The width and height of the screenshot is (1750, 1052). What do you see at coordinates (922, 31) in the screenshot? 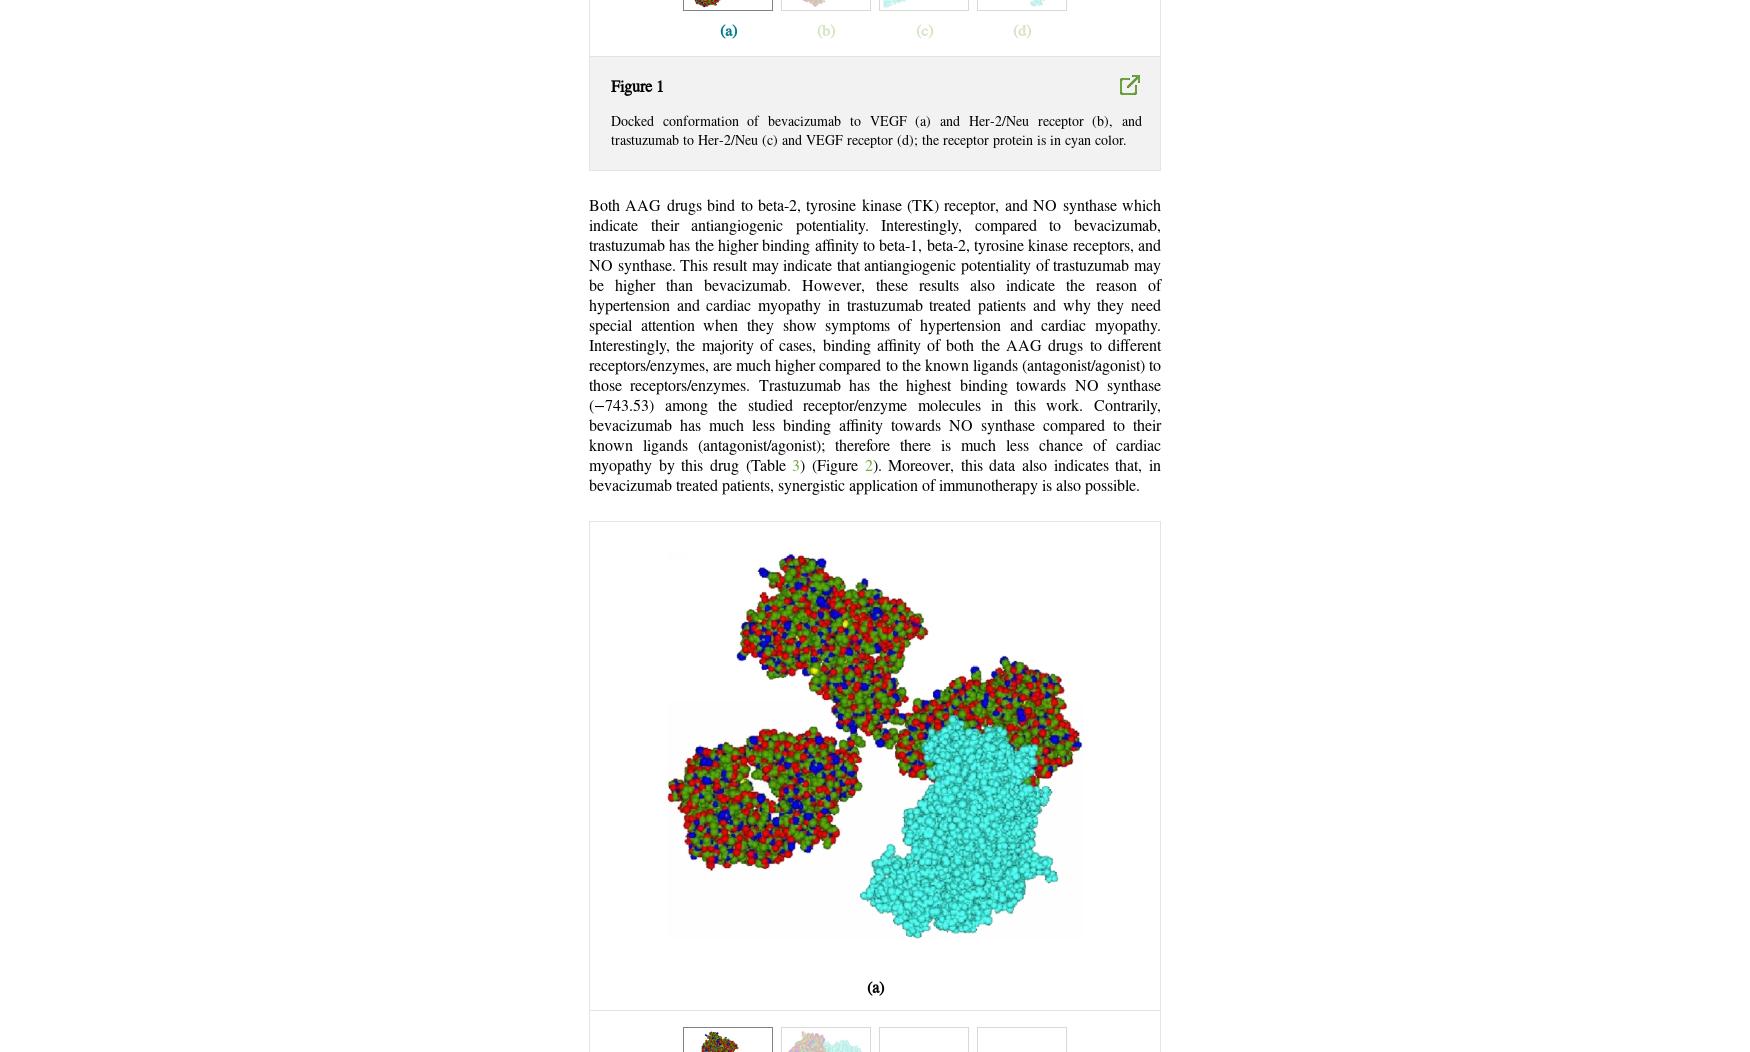
I see `'(c)'` at bounding box center [922, 31].